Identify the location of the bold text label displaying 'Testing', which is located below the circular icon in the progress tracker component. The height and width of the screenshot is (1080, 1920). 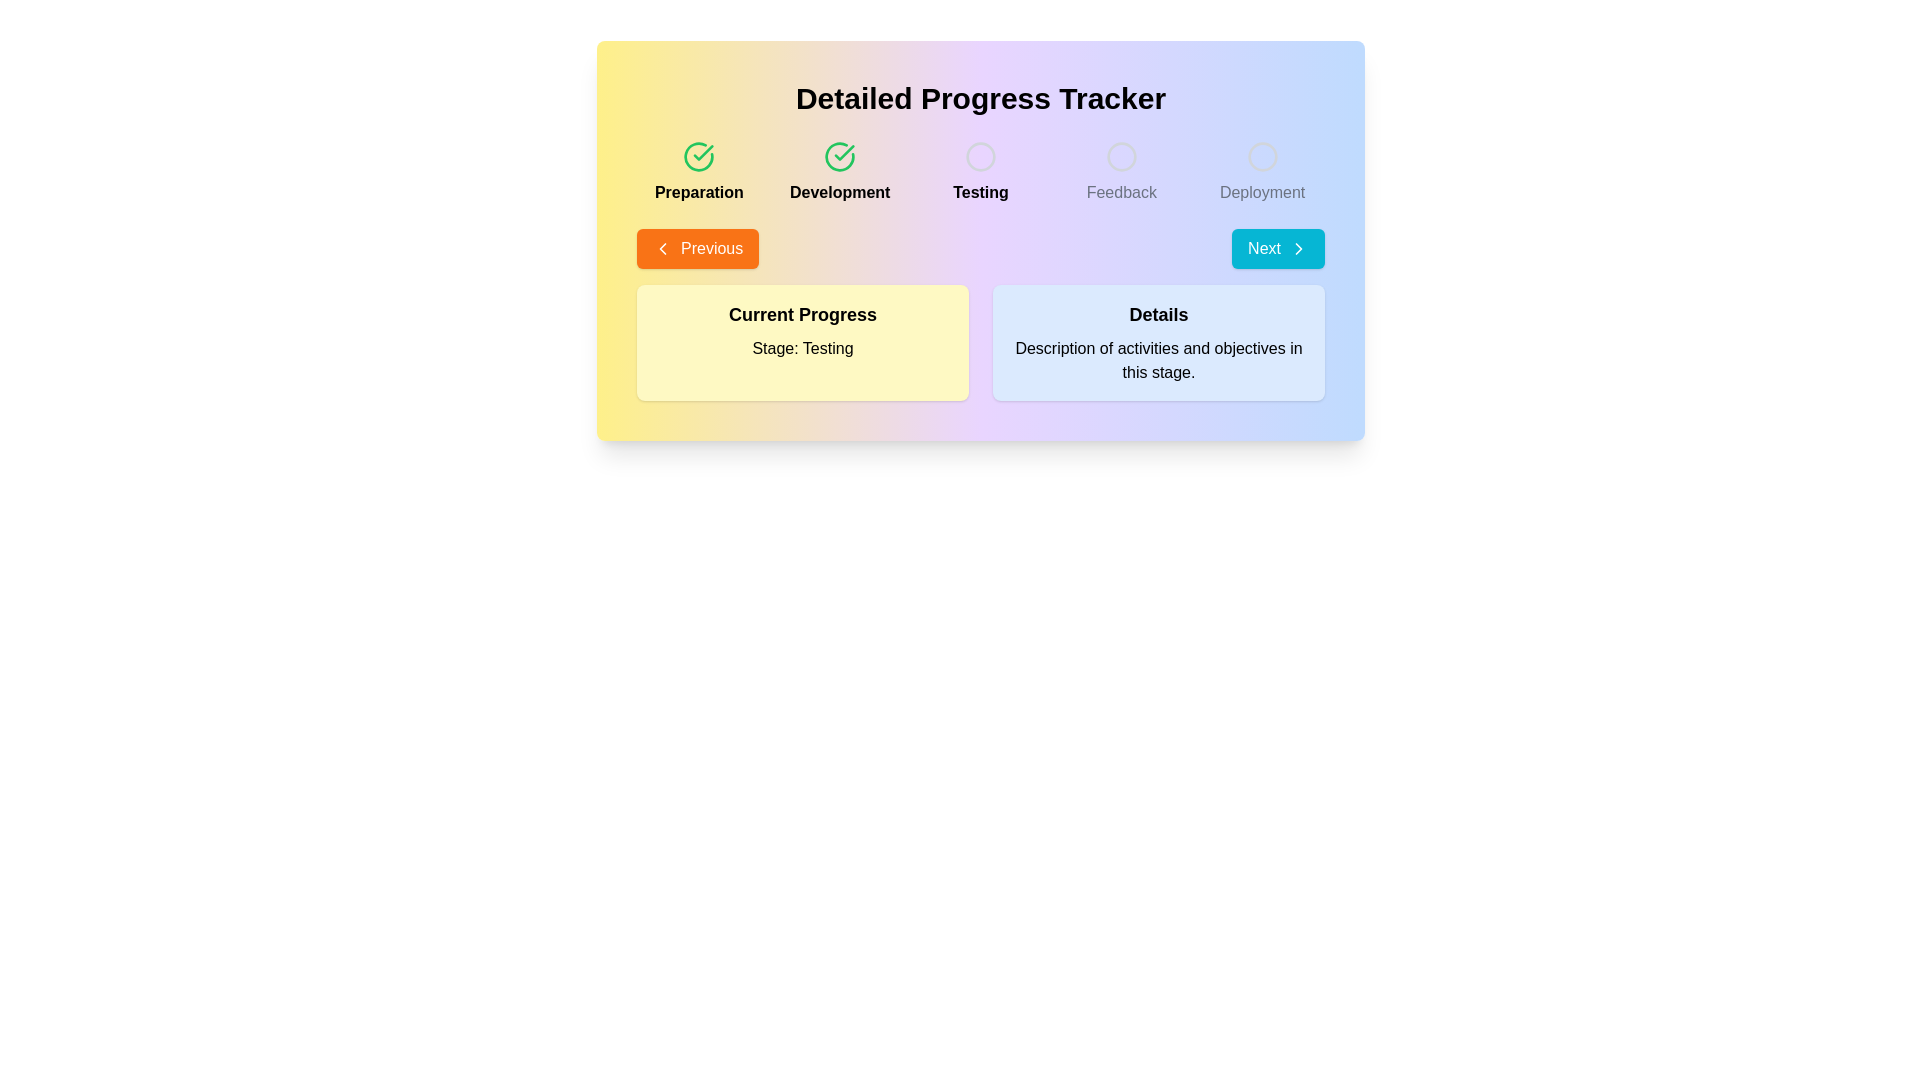
(980, 192).